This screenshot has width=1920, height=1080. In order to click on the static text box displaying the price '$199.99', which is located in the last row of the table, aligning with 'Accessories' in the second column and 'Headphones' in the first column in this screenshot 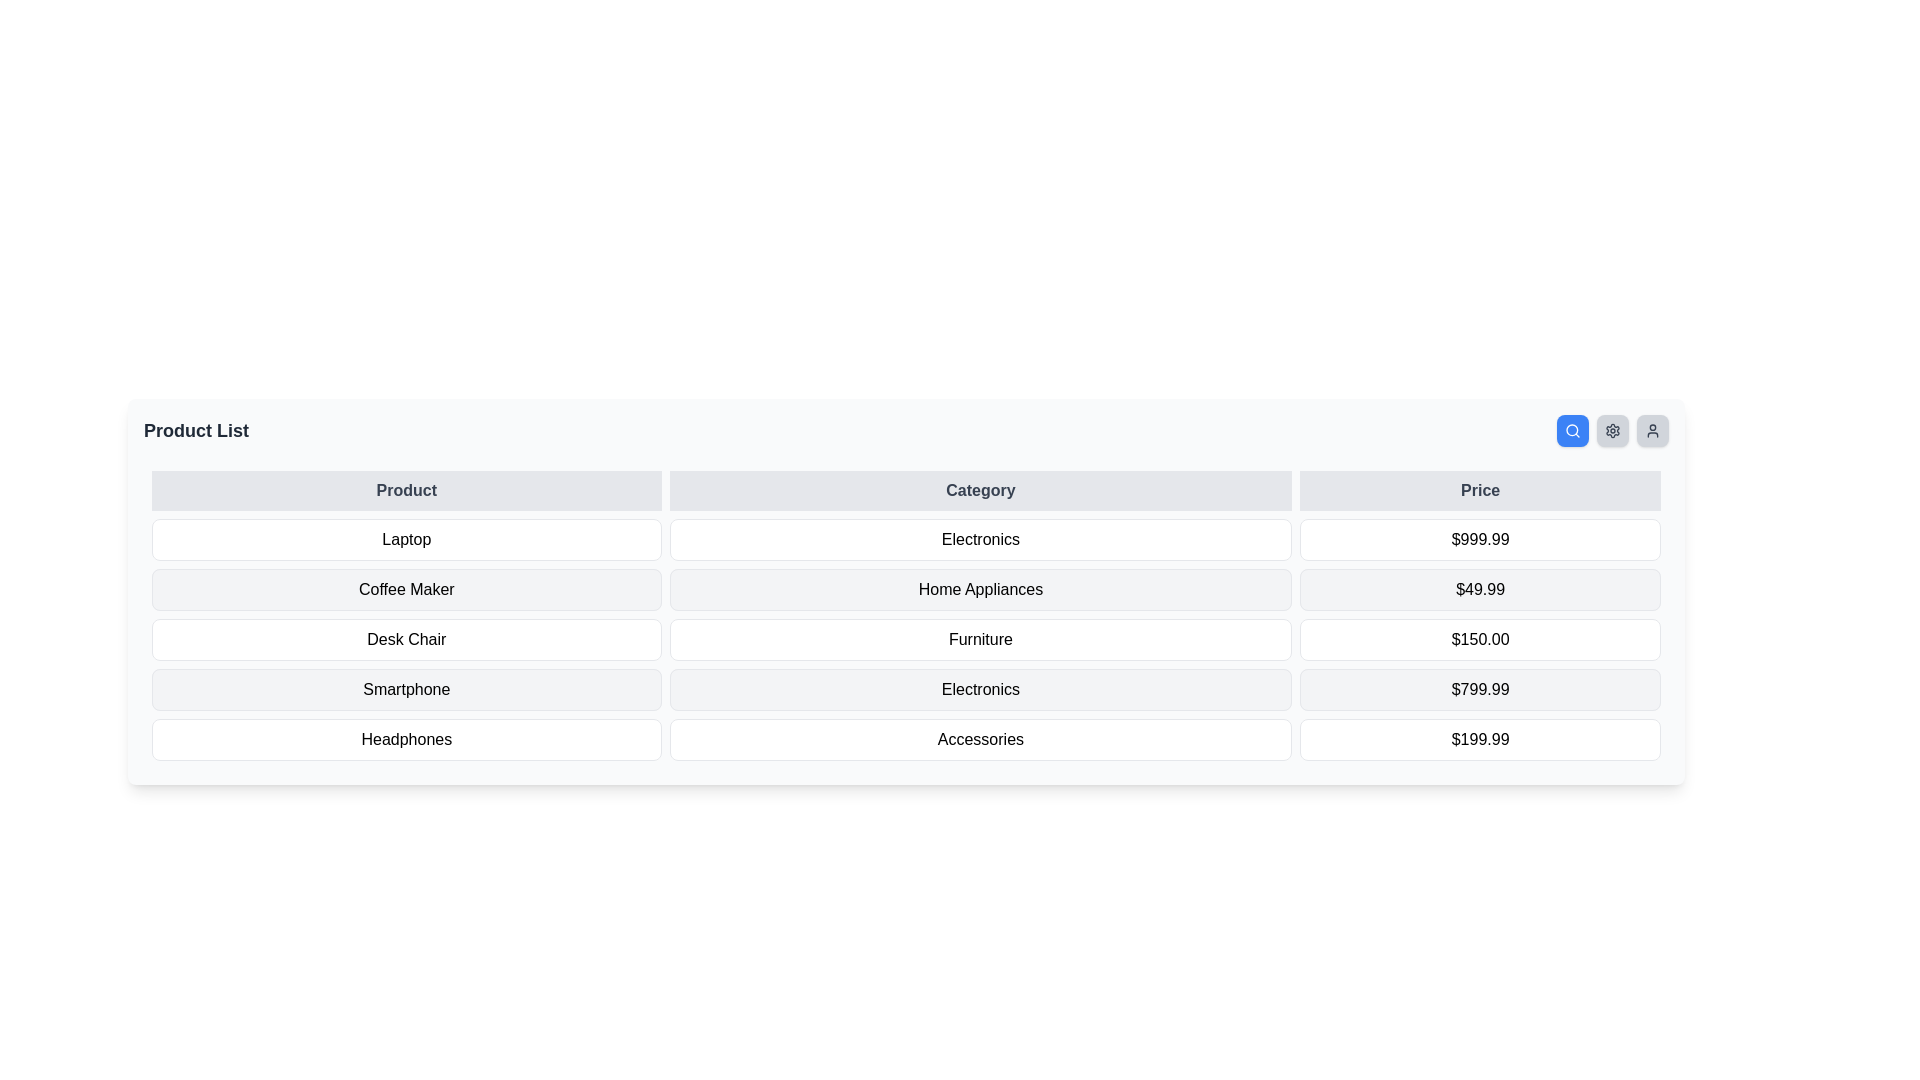, I will do `click(1480, 740)`.